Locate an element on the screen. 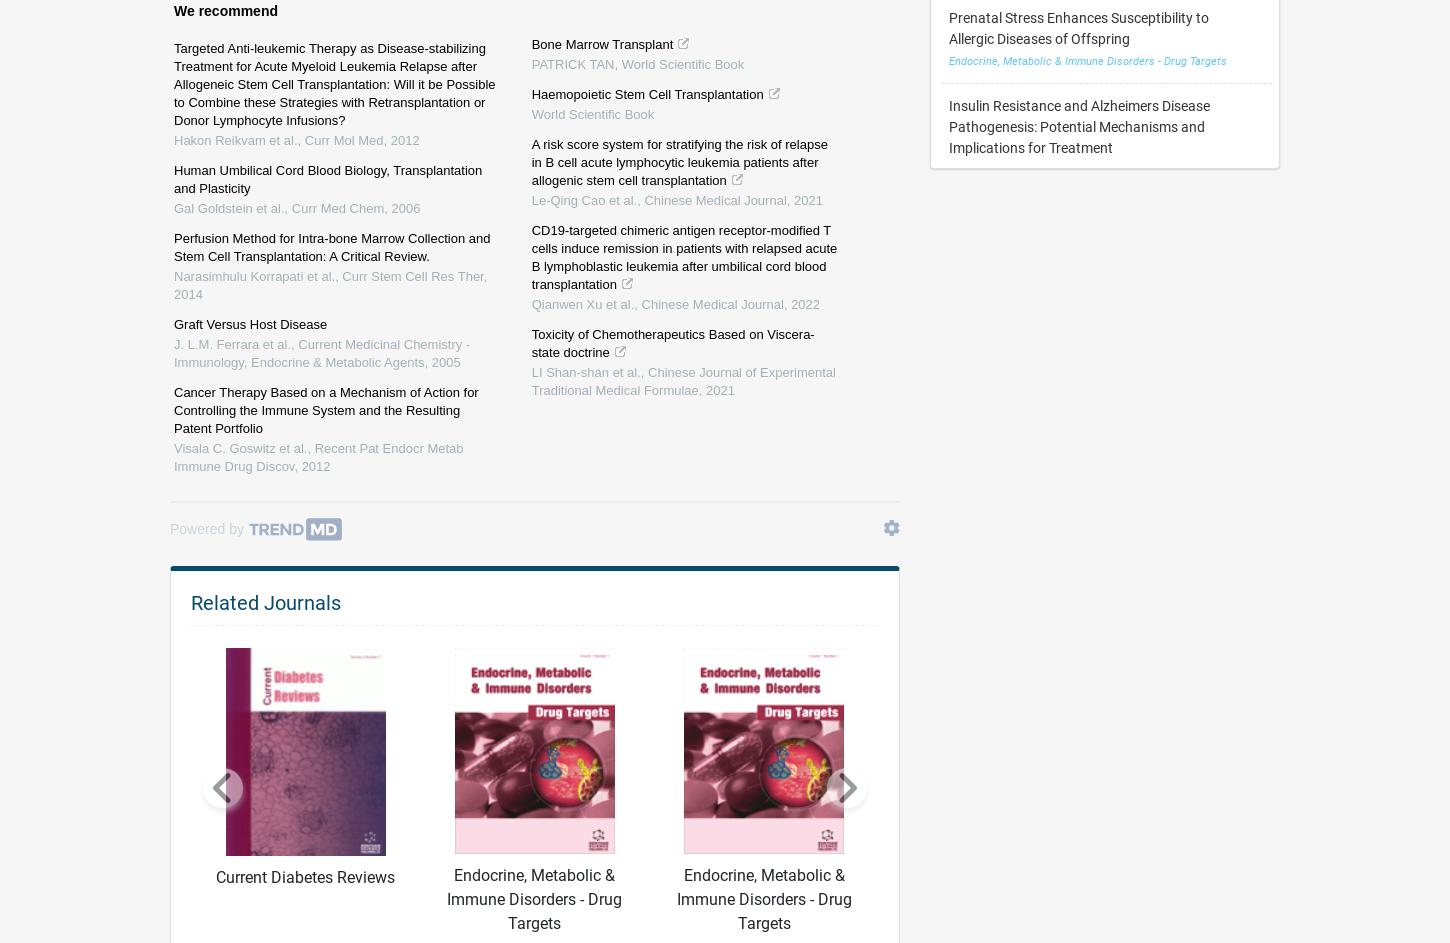  'Related Books' is located at coordinates (254, 246).